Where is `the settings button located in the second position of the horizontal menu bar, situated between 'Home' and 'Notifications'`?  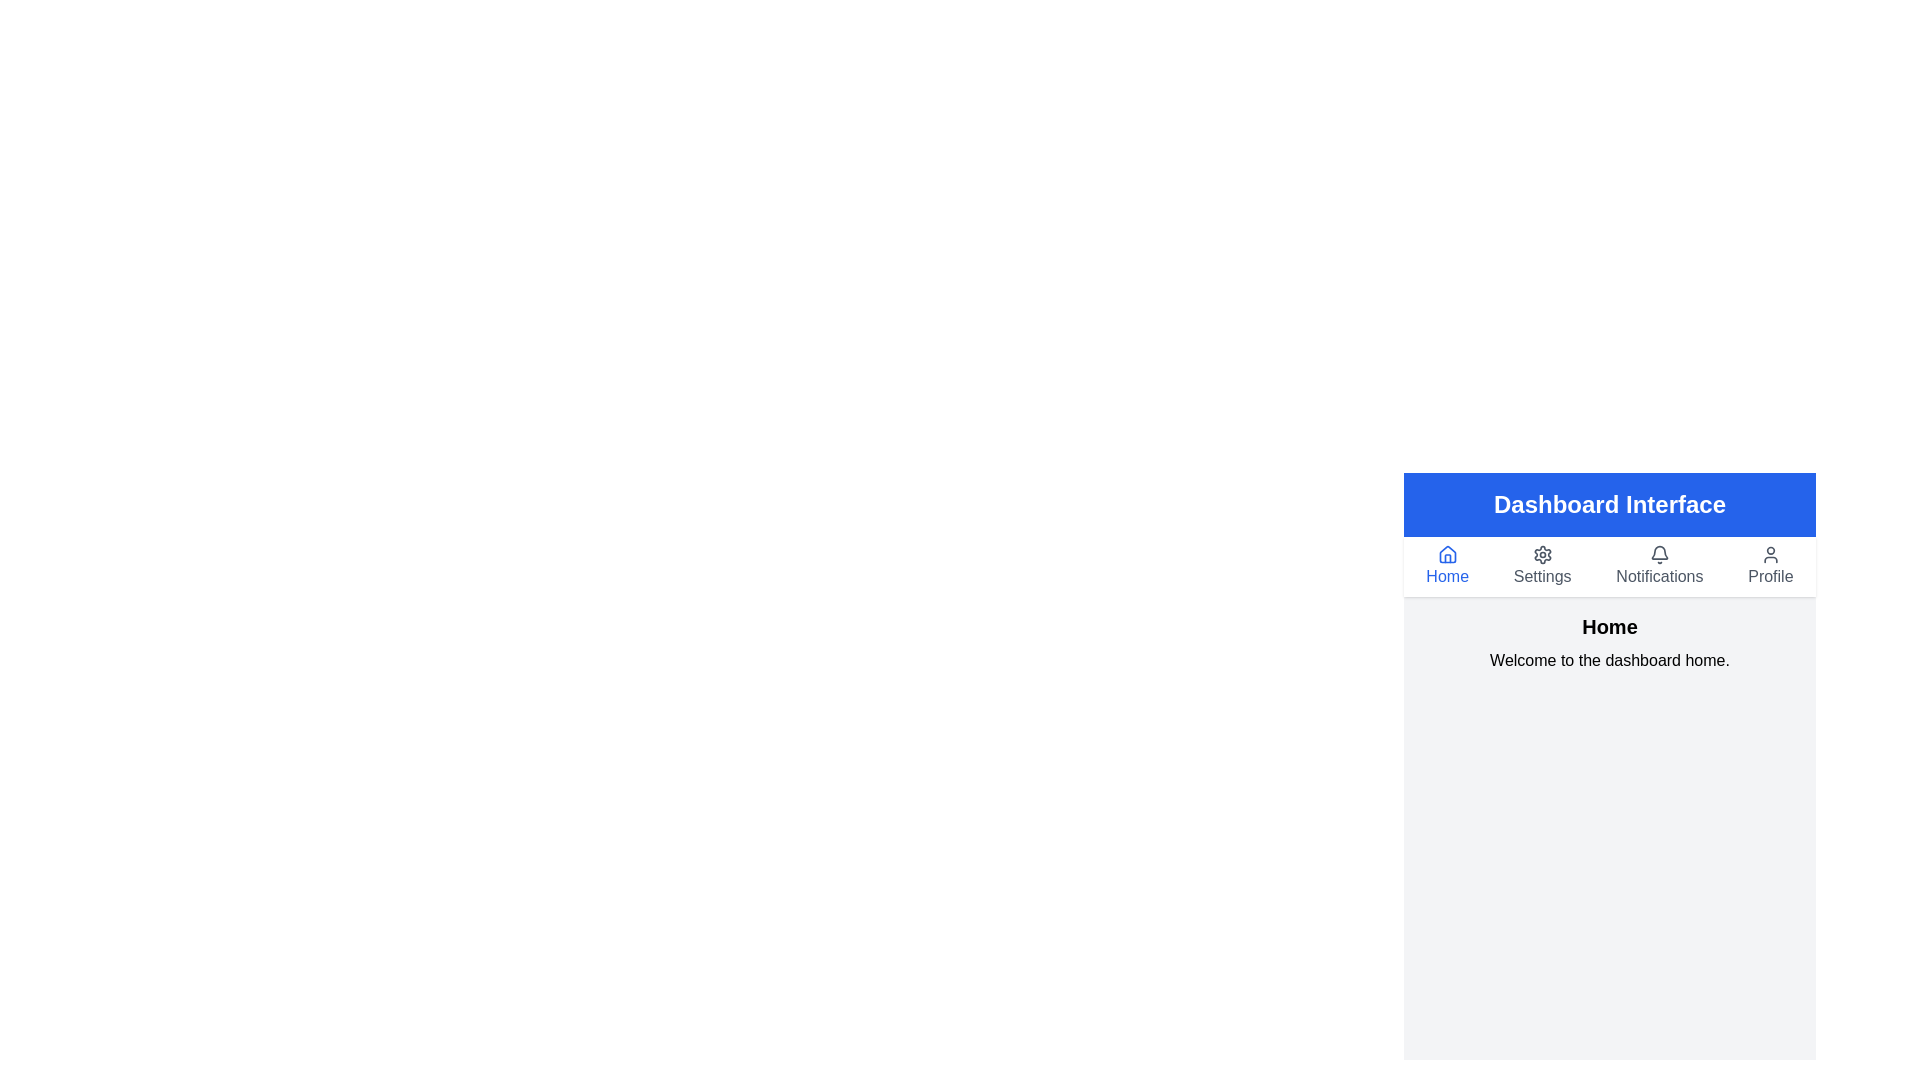
the settings button located in the second position of the horizontal menu bar, situated between 'Home' and 'Notifications' is located at coordinates (1541, 567).